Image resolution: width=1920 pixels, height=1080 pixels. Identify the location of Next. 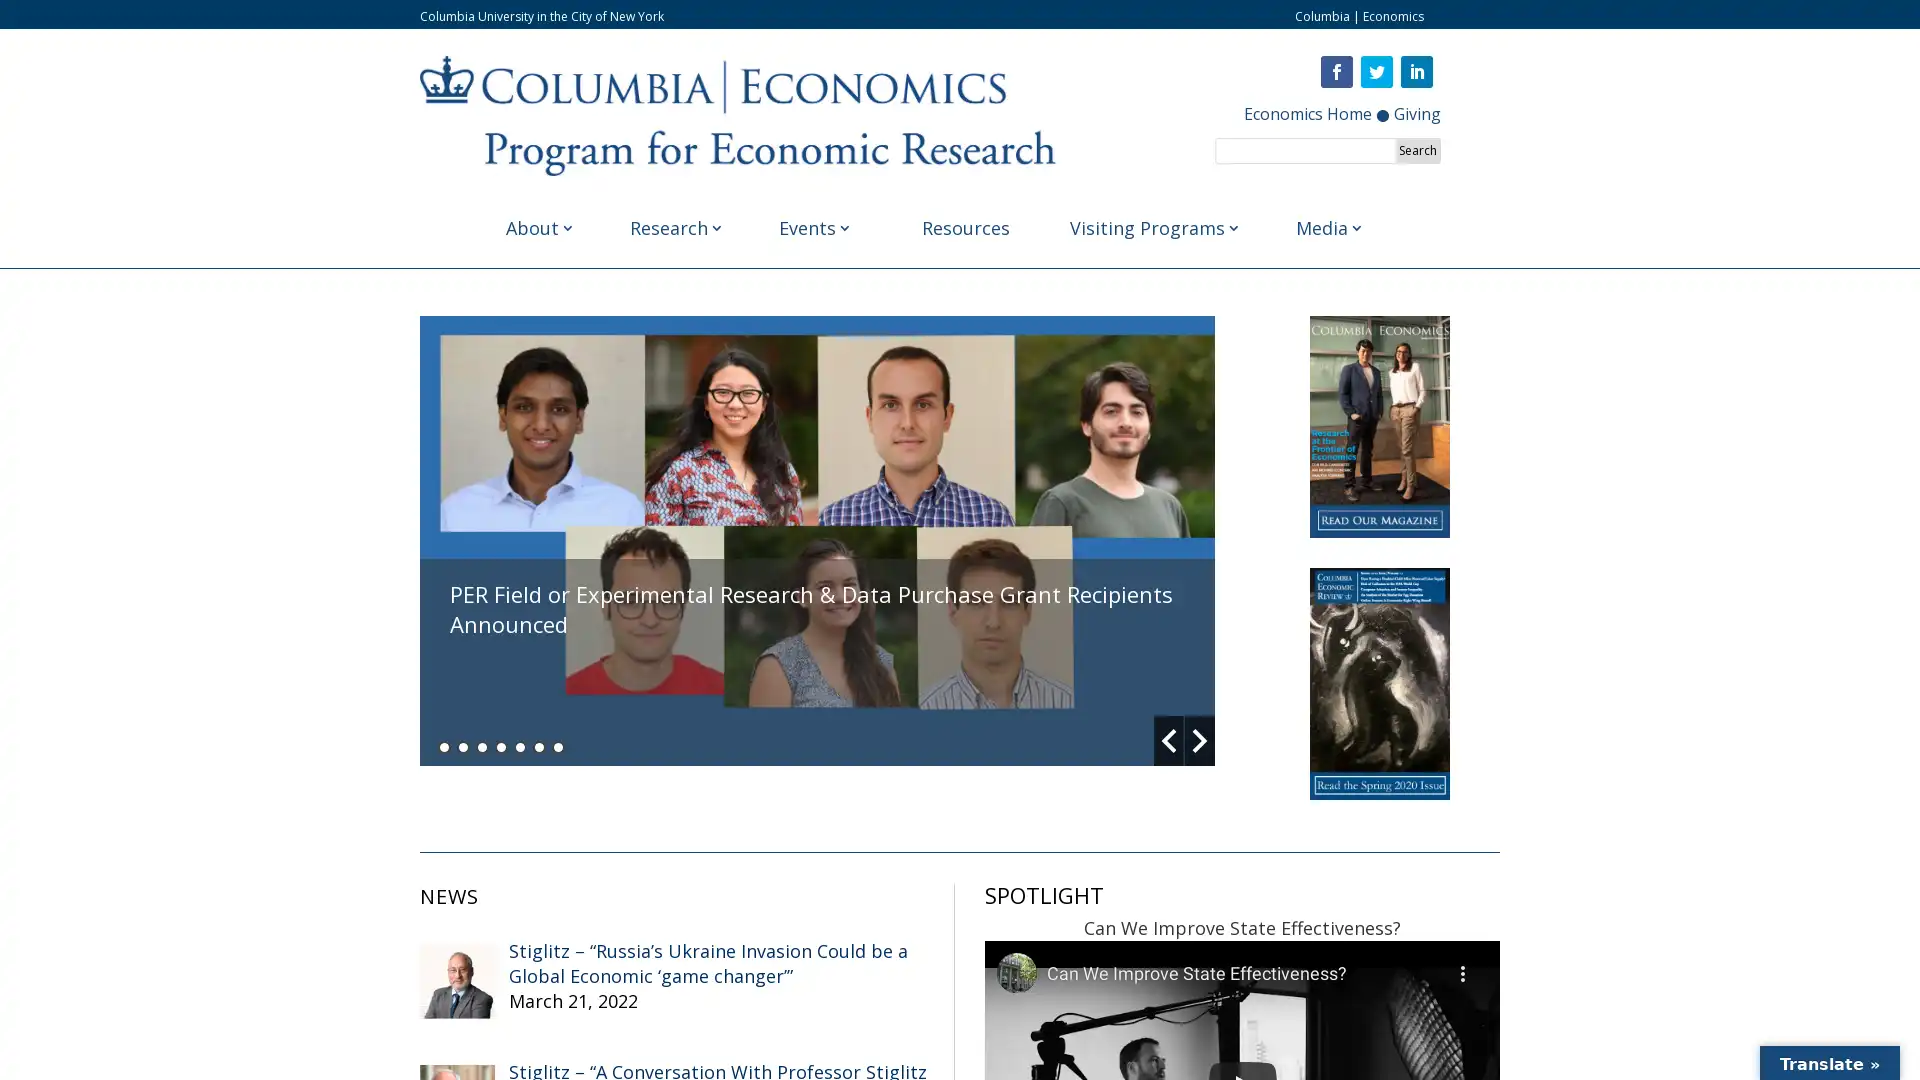
(1200, 740).